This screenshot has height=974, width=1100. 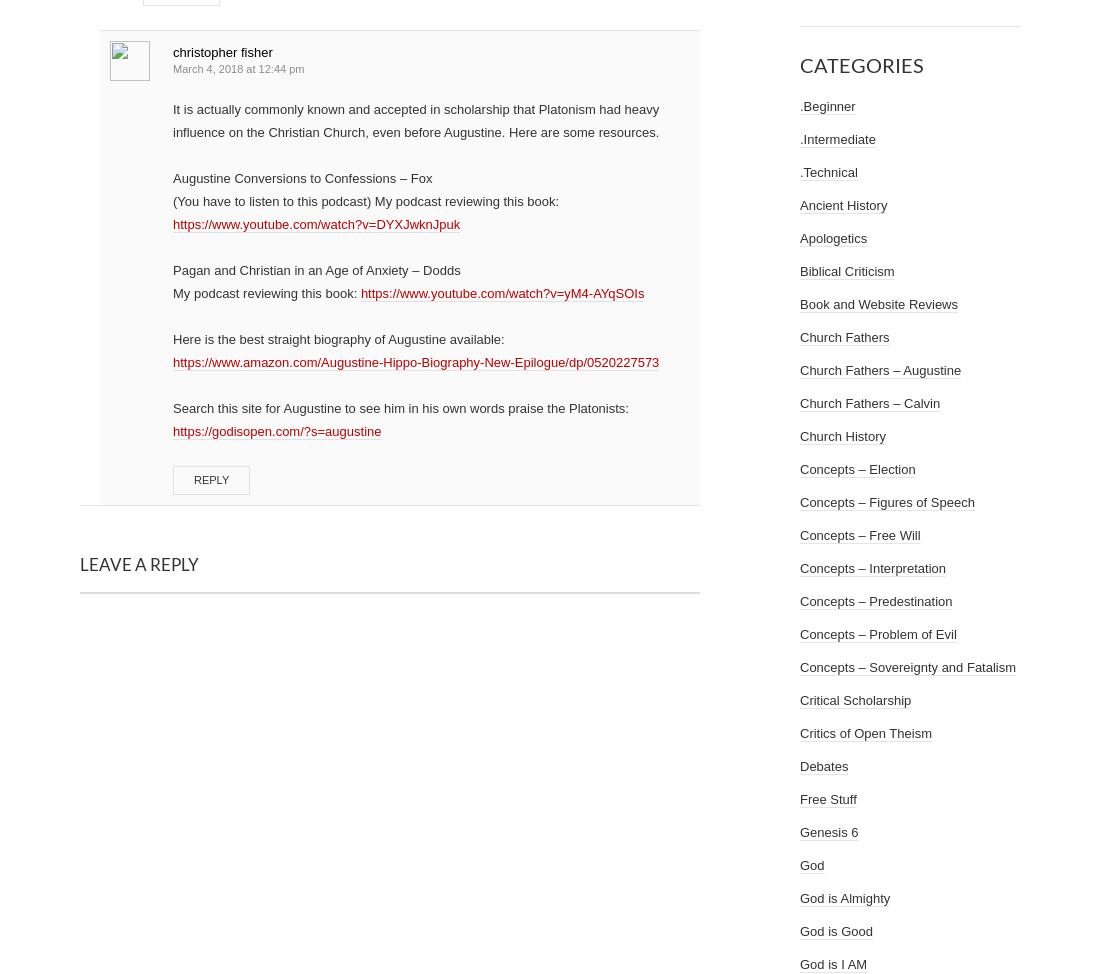 I want to click on 'Ancient History', so click(x=842, y=205).